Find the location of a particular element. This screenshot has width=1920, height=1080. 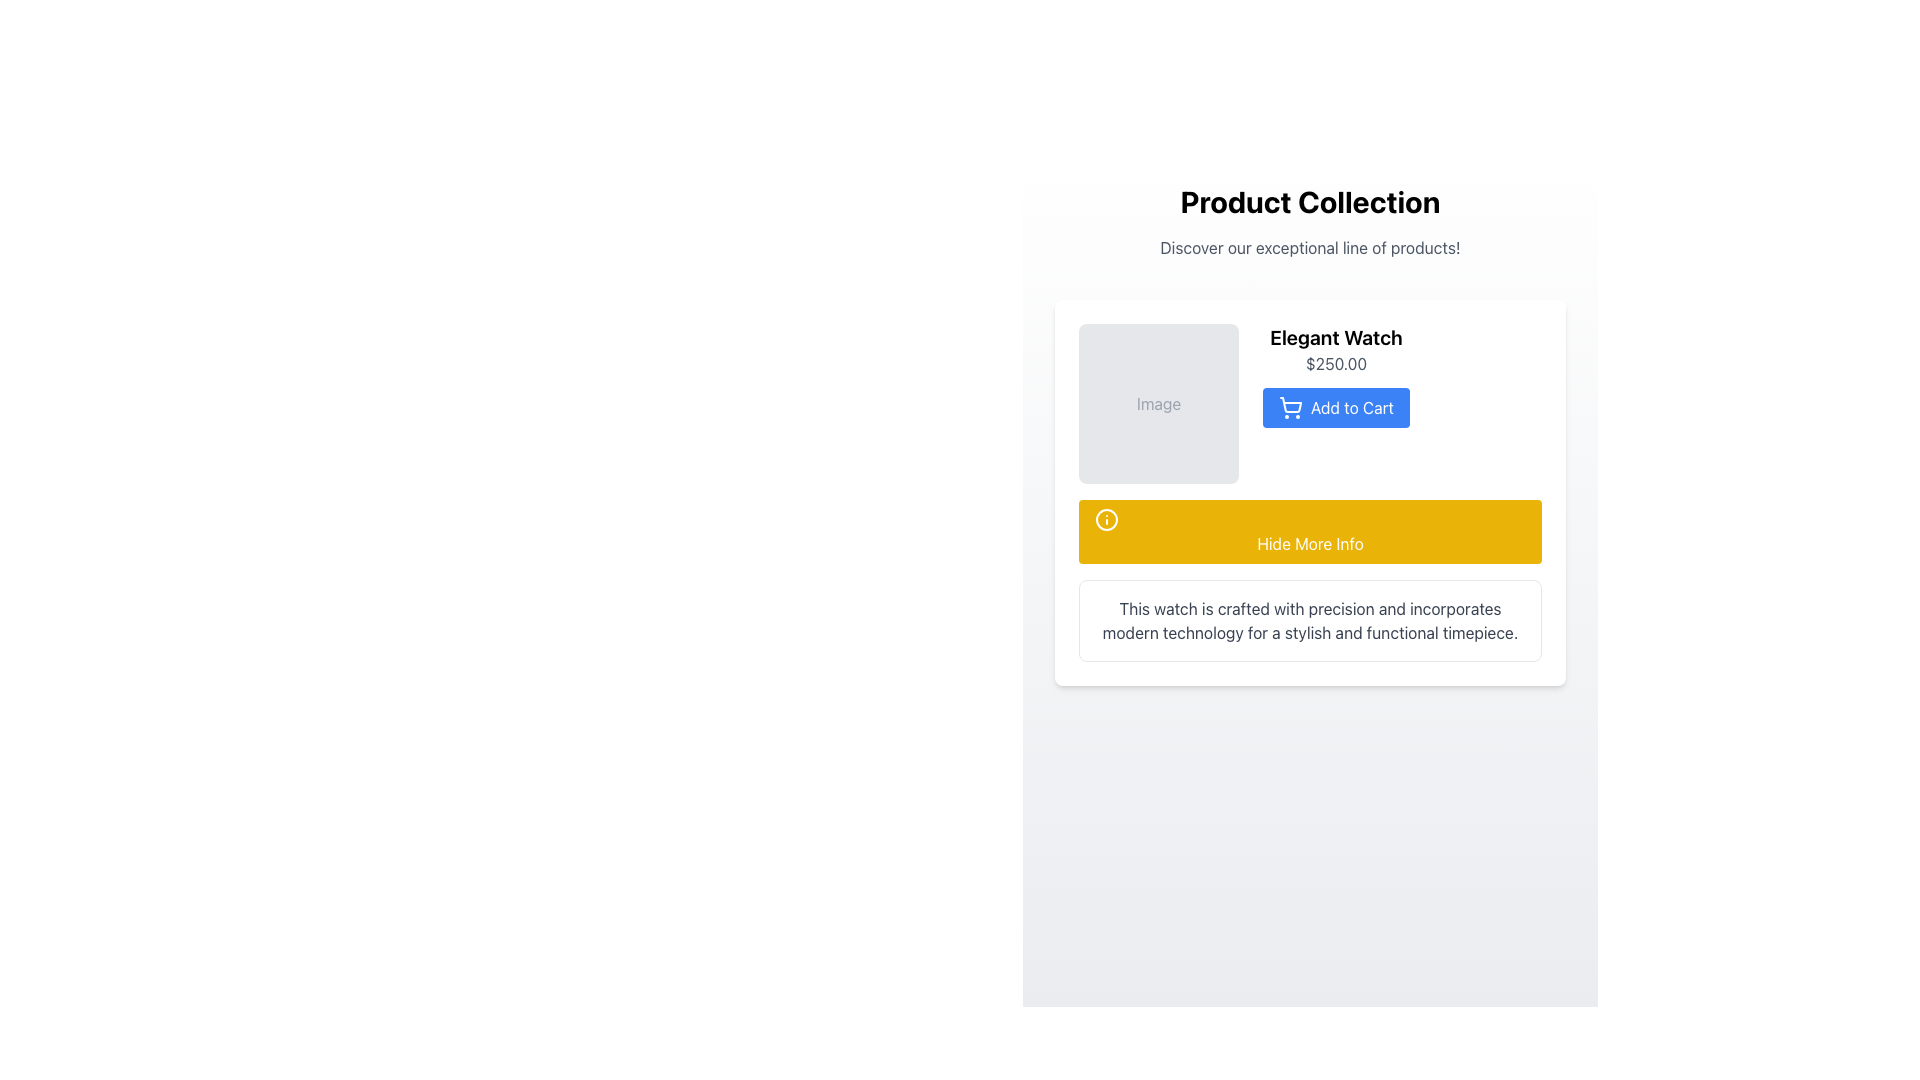

the rectangular button with a yellow background and the text 'Hide More Info' is located at coordinates (1310, 531).